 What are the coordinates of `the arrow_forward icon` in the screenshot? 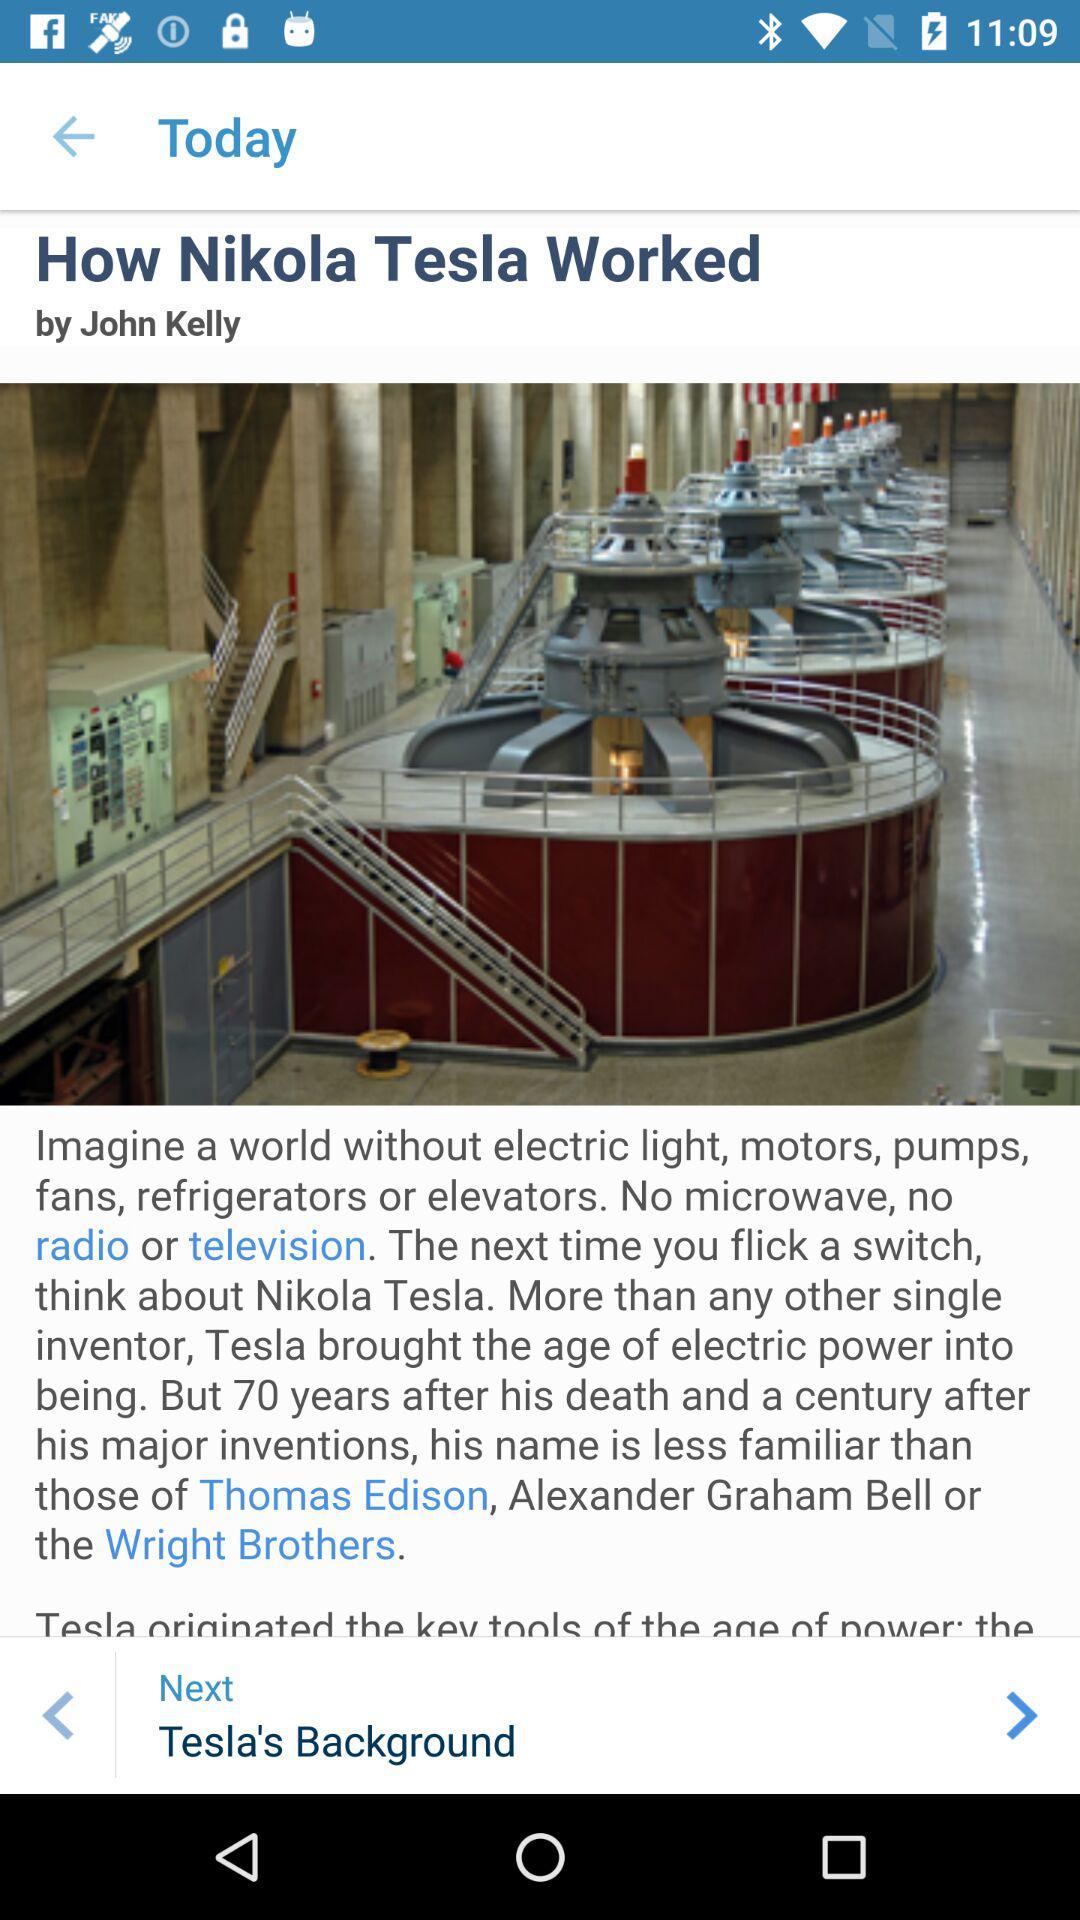 It's located at (1022, 1714).